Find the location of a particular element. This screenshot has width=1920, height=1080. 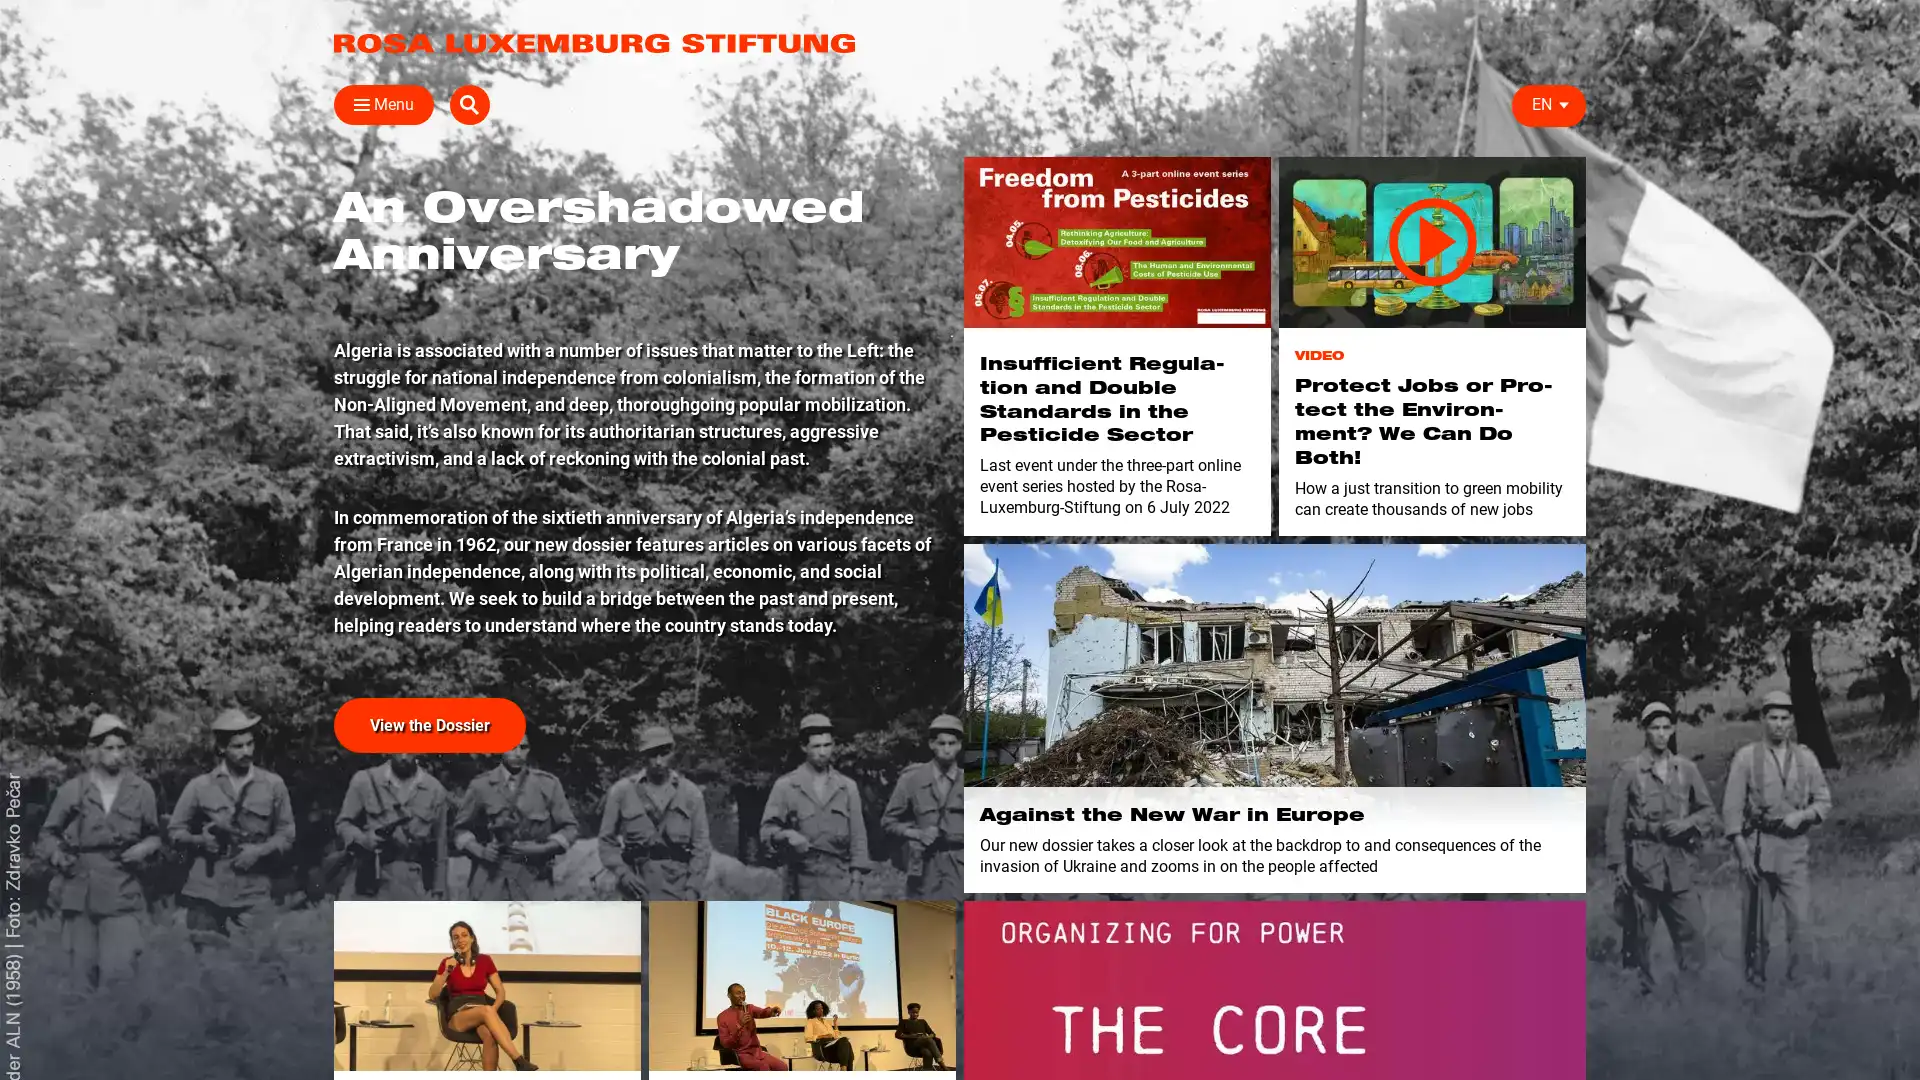

Show more / less is located at coordinates (637, 394).